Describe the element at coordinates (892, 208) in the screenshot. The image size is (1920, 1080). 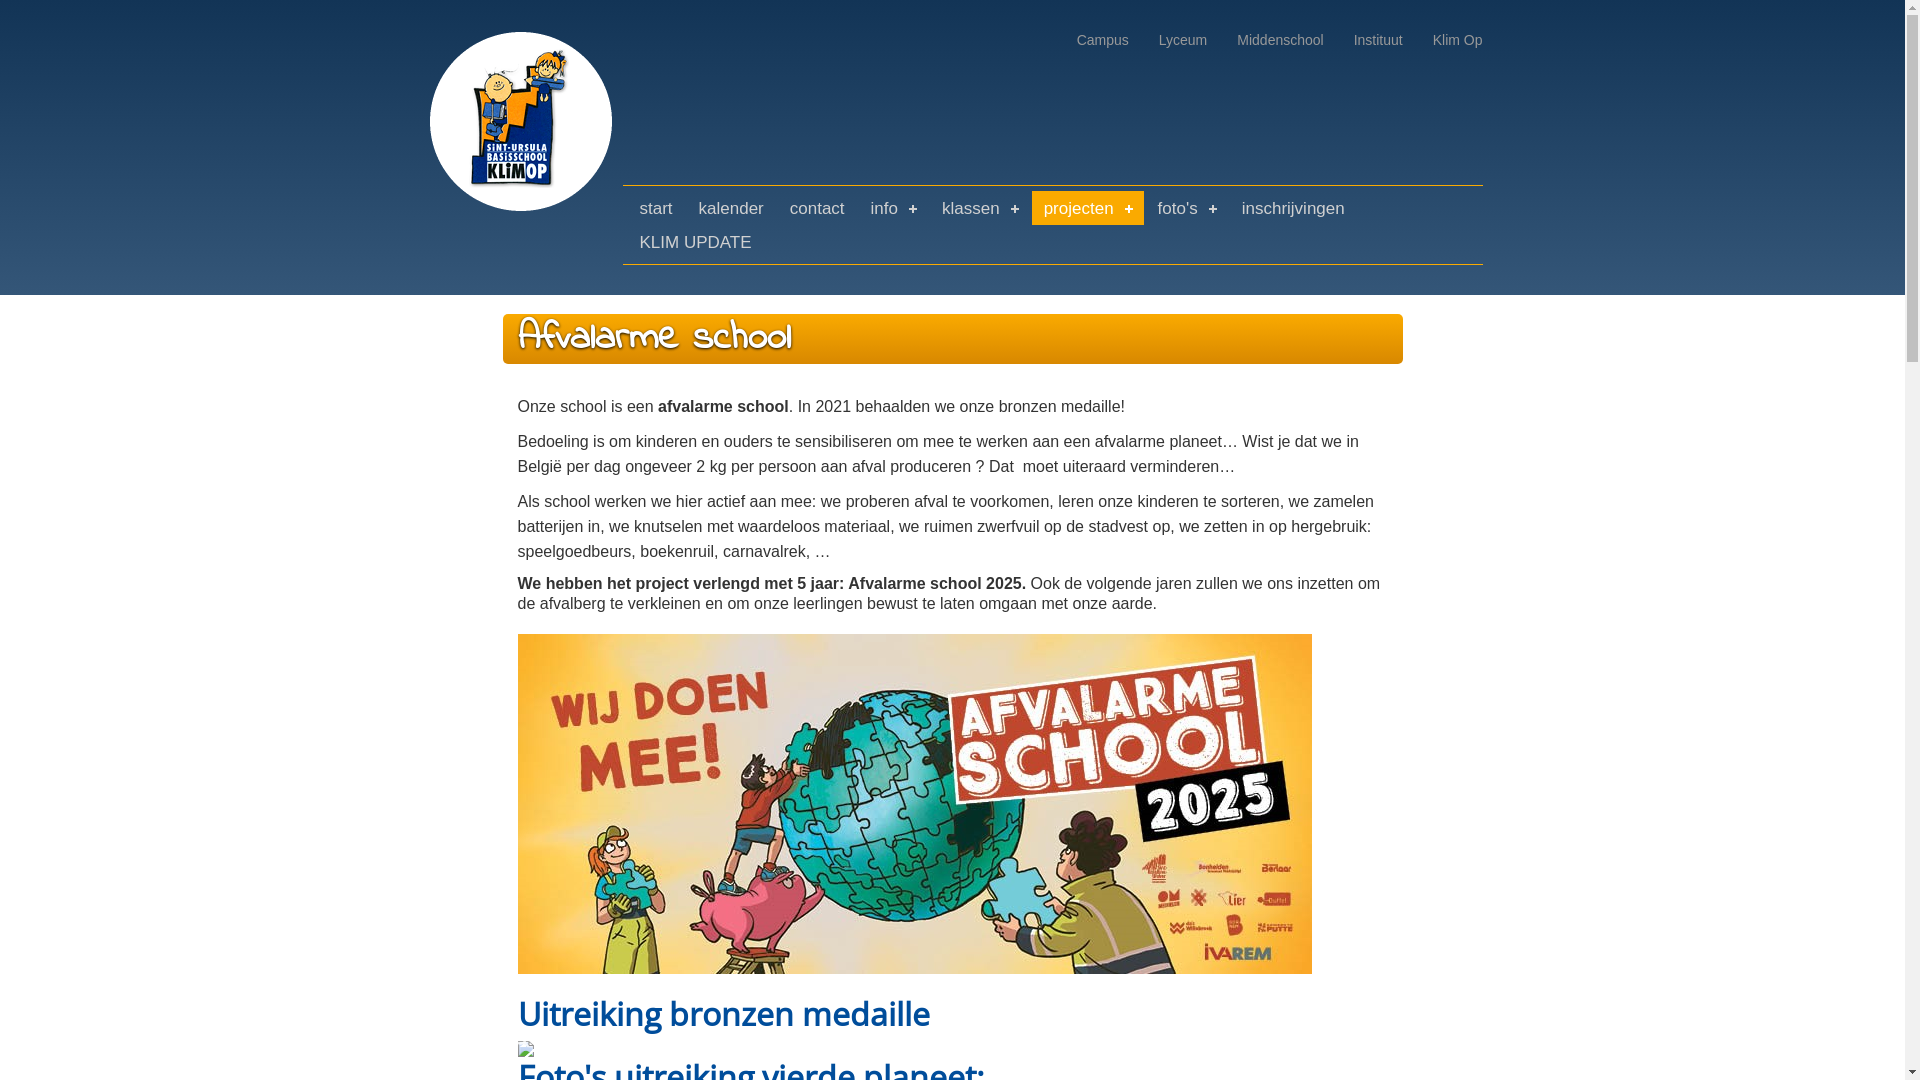
I see `'info'` at that location.